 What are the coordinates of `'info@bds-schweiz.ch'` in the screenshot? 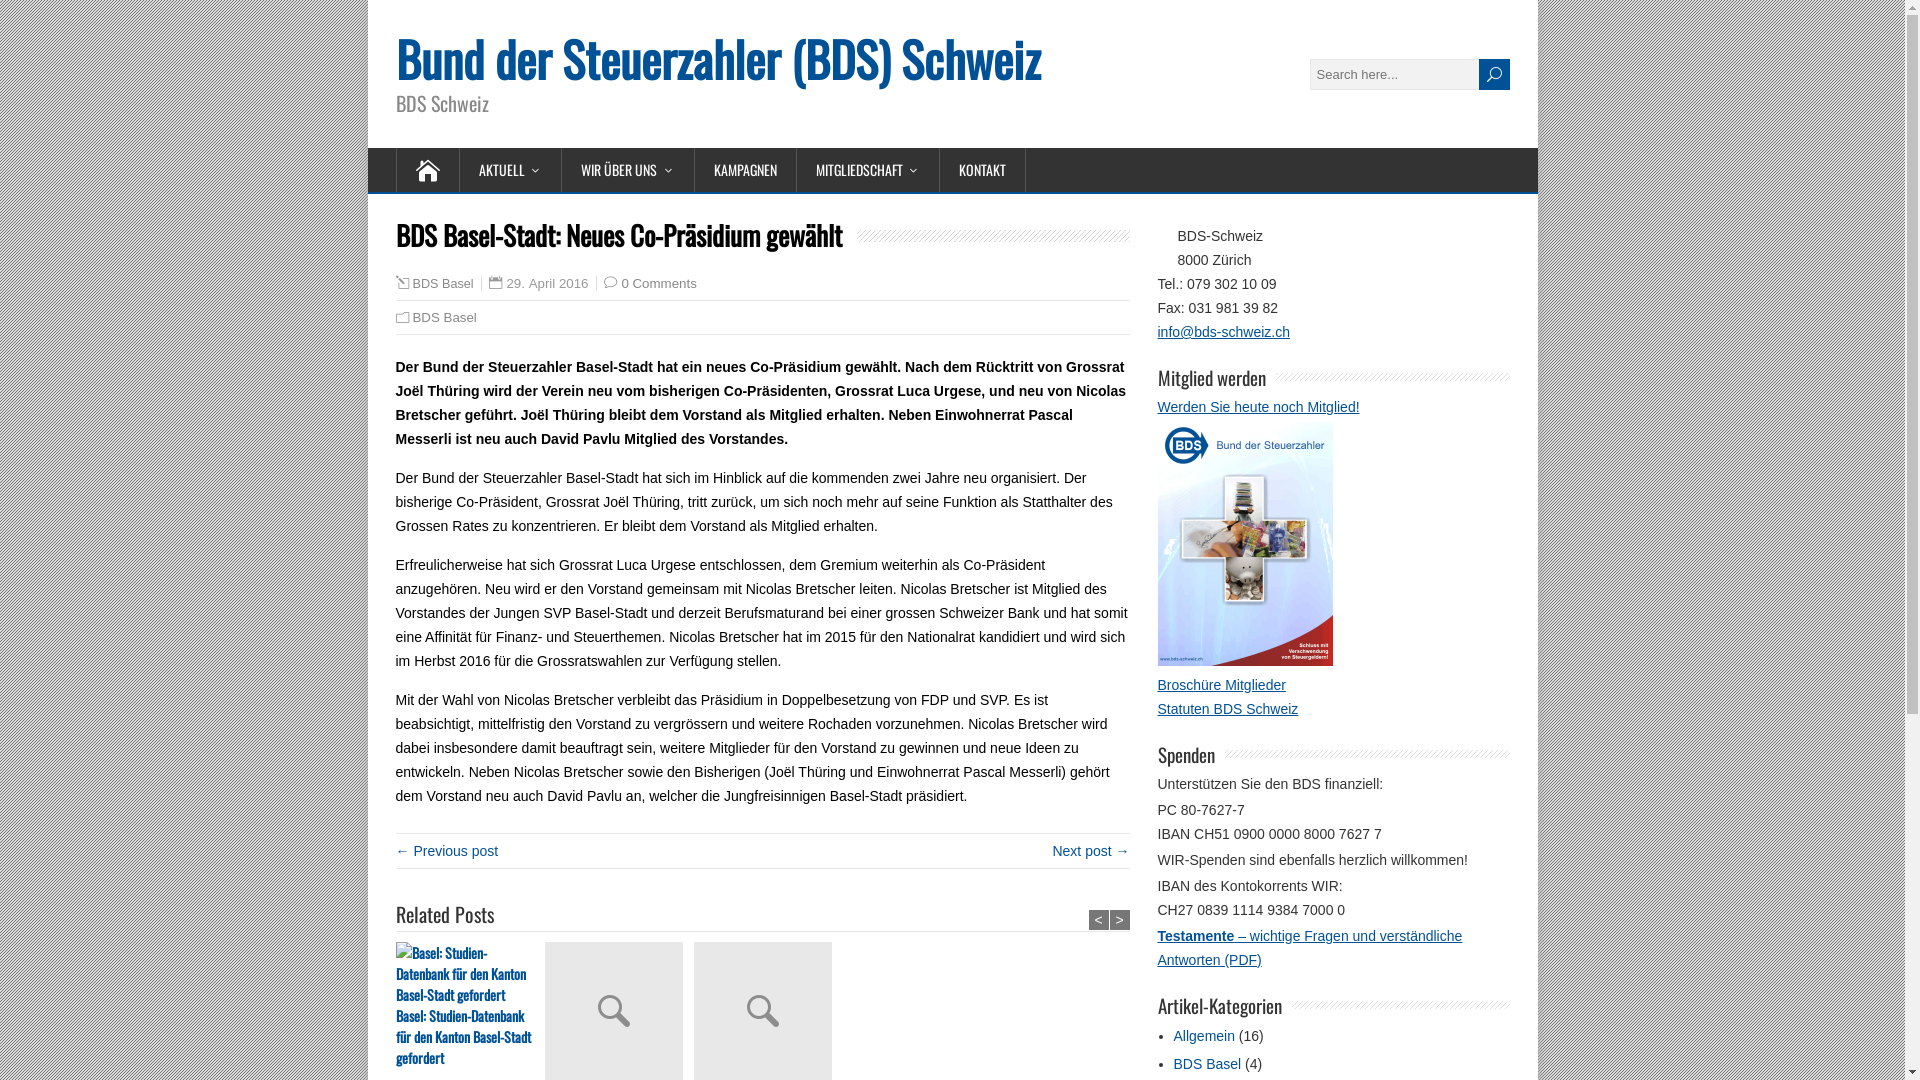 It's located at (1223, 330).